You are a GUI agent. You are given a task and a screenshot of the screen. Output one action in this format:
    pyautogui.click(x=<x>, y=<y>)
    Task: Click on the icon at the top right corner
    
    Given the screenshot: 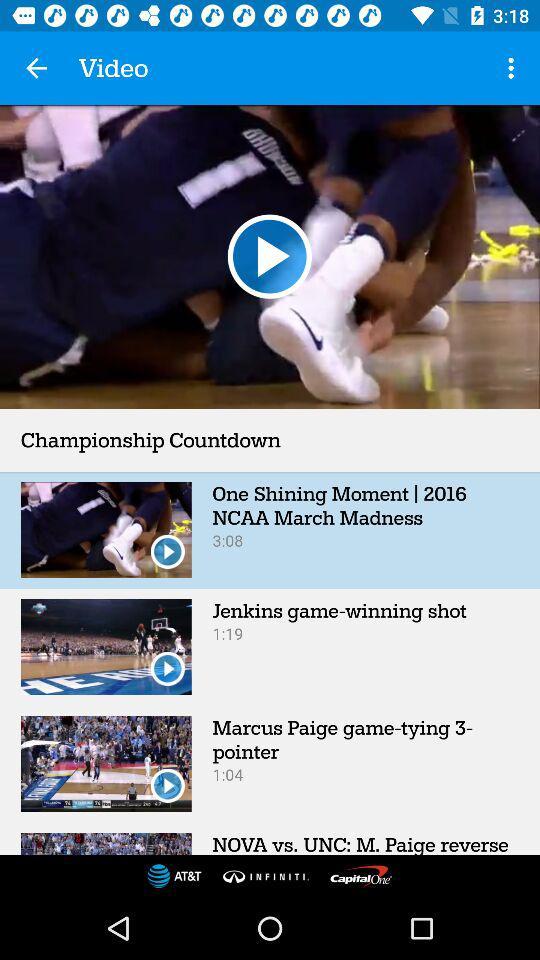 What is the action you would take?
    pyautogui.click(x=513, y=68)
    